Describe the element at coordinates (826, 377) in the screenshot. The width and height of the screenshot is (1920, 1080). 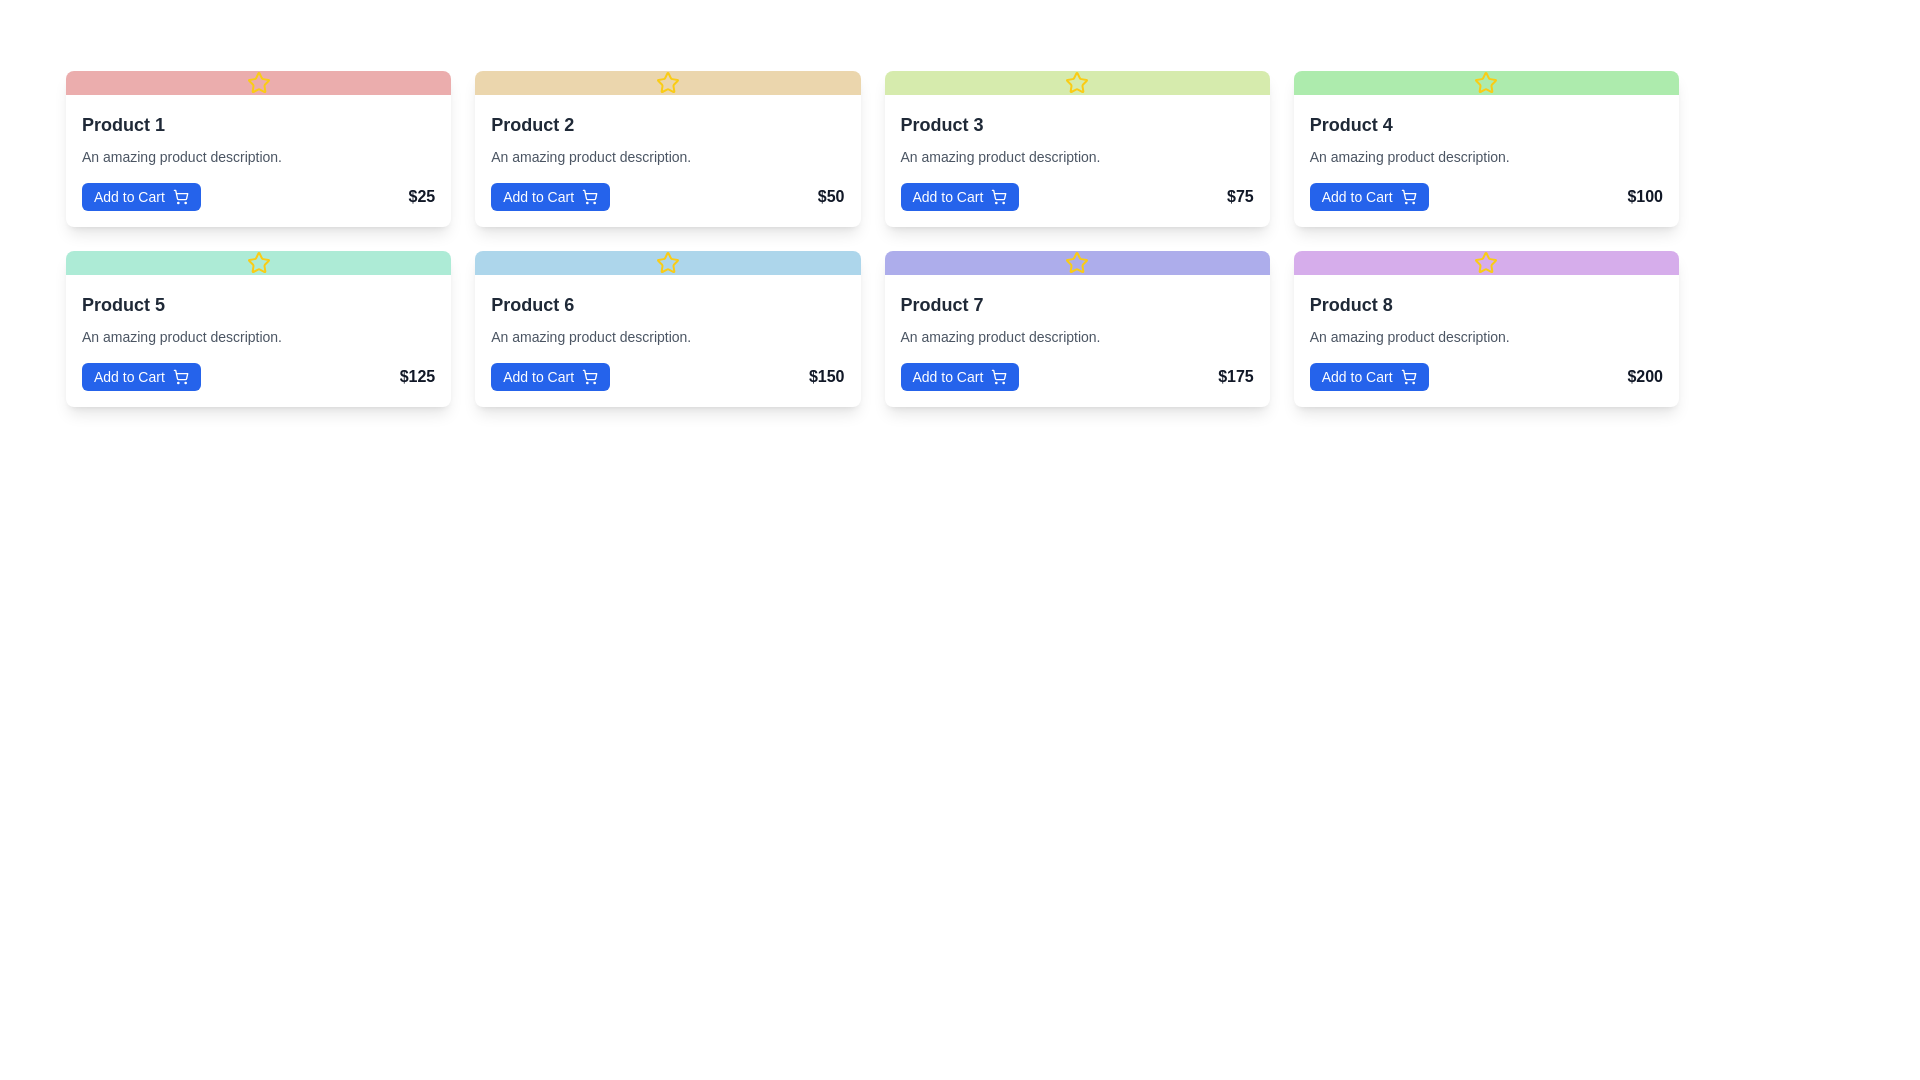
I see `the bold text element displaying '$150' located in the sixth product card of the second row, positioned near the bottom-right corner adjacent to the 'Add to Cart' button` at that location.